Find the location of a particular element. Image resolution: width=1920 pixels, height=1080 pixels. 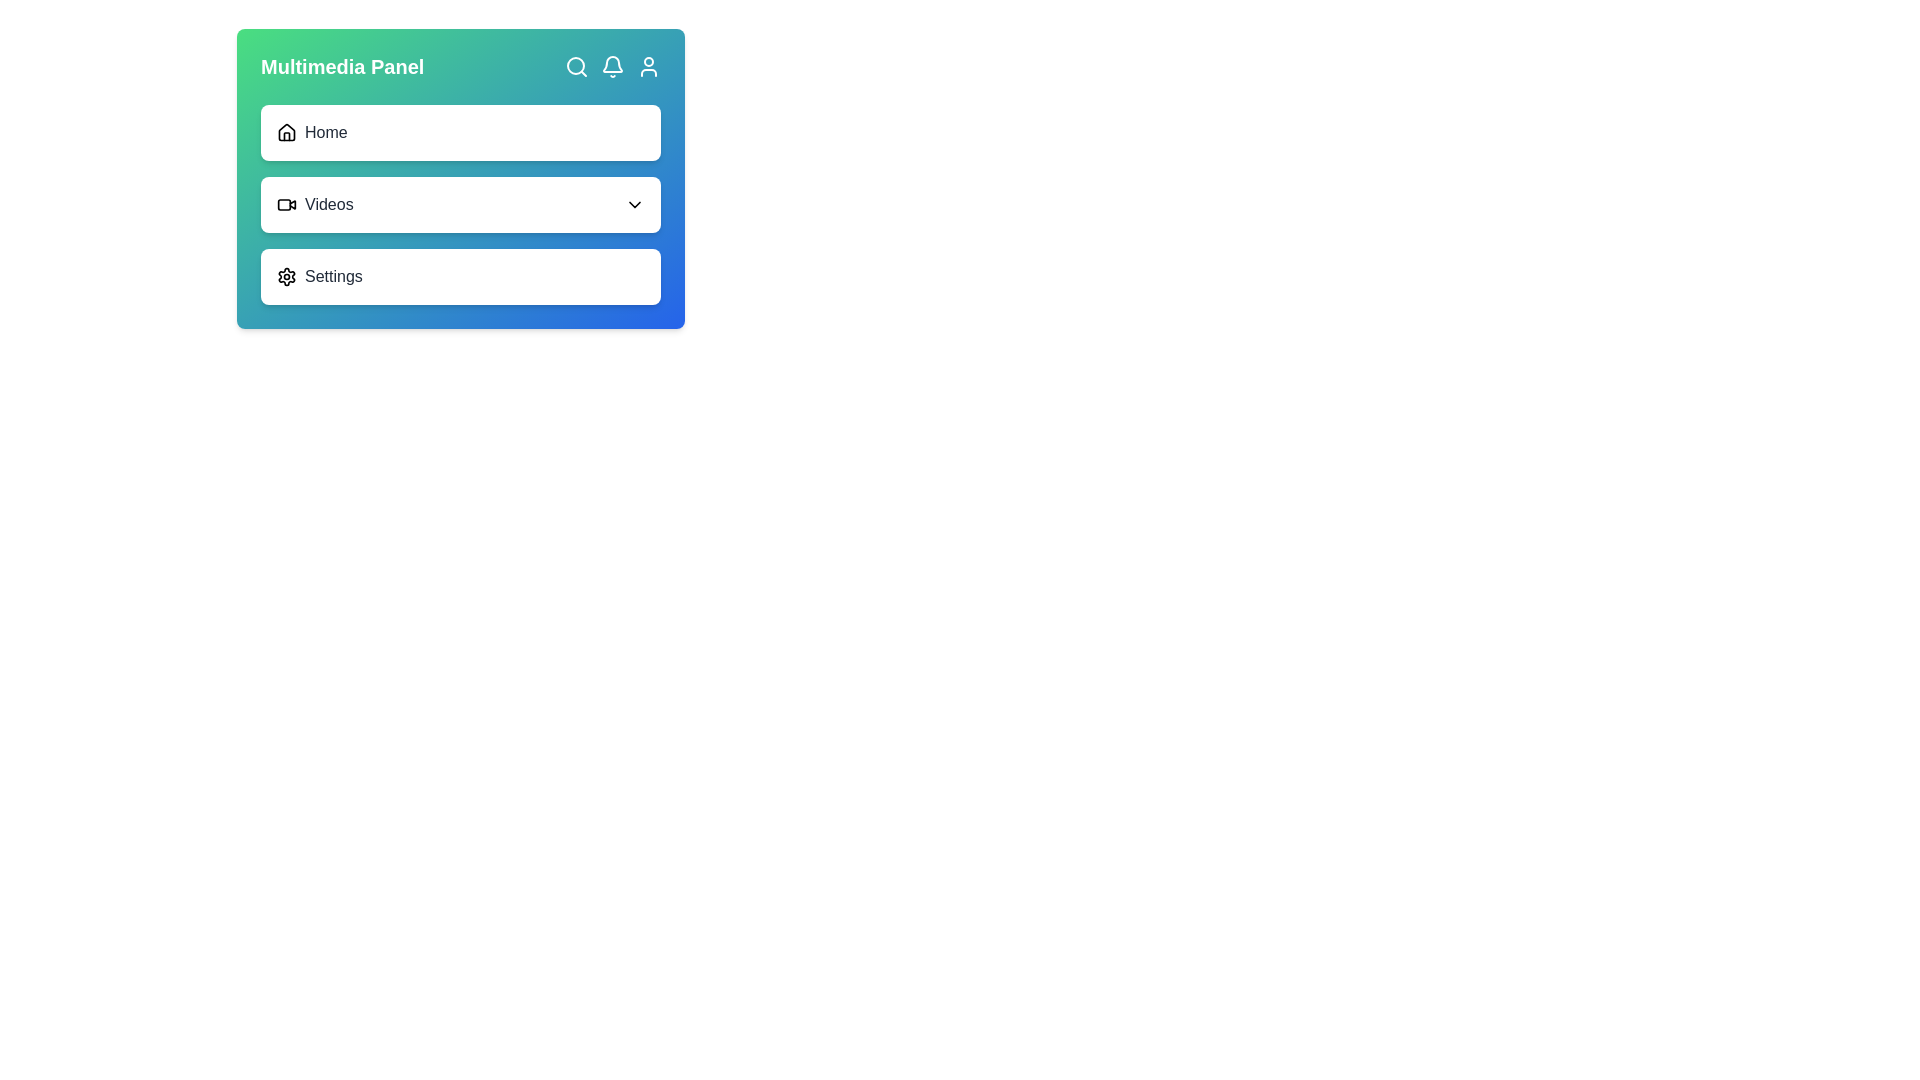

the Text Label that serves as a descriptive heading for multimedia-related operations, located in the top horizontal bar of the panel is located at coordinates (342, 65).